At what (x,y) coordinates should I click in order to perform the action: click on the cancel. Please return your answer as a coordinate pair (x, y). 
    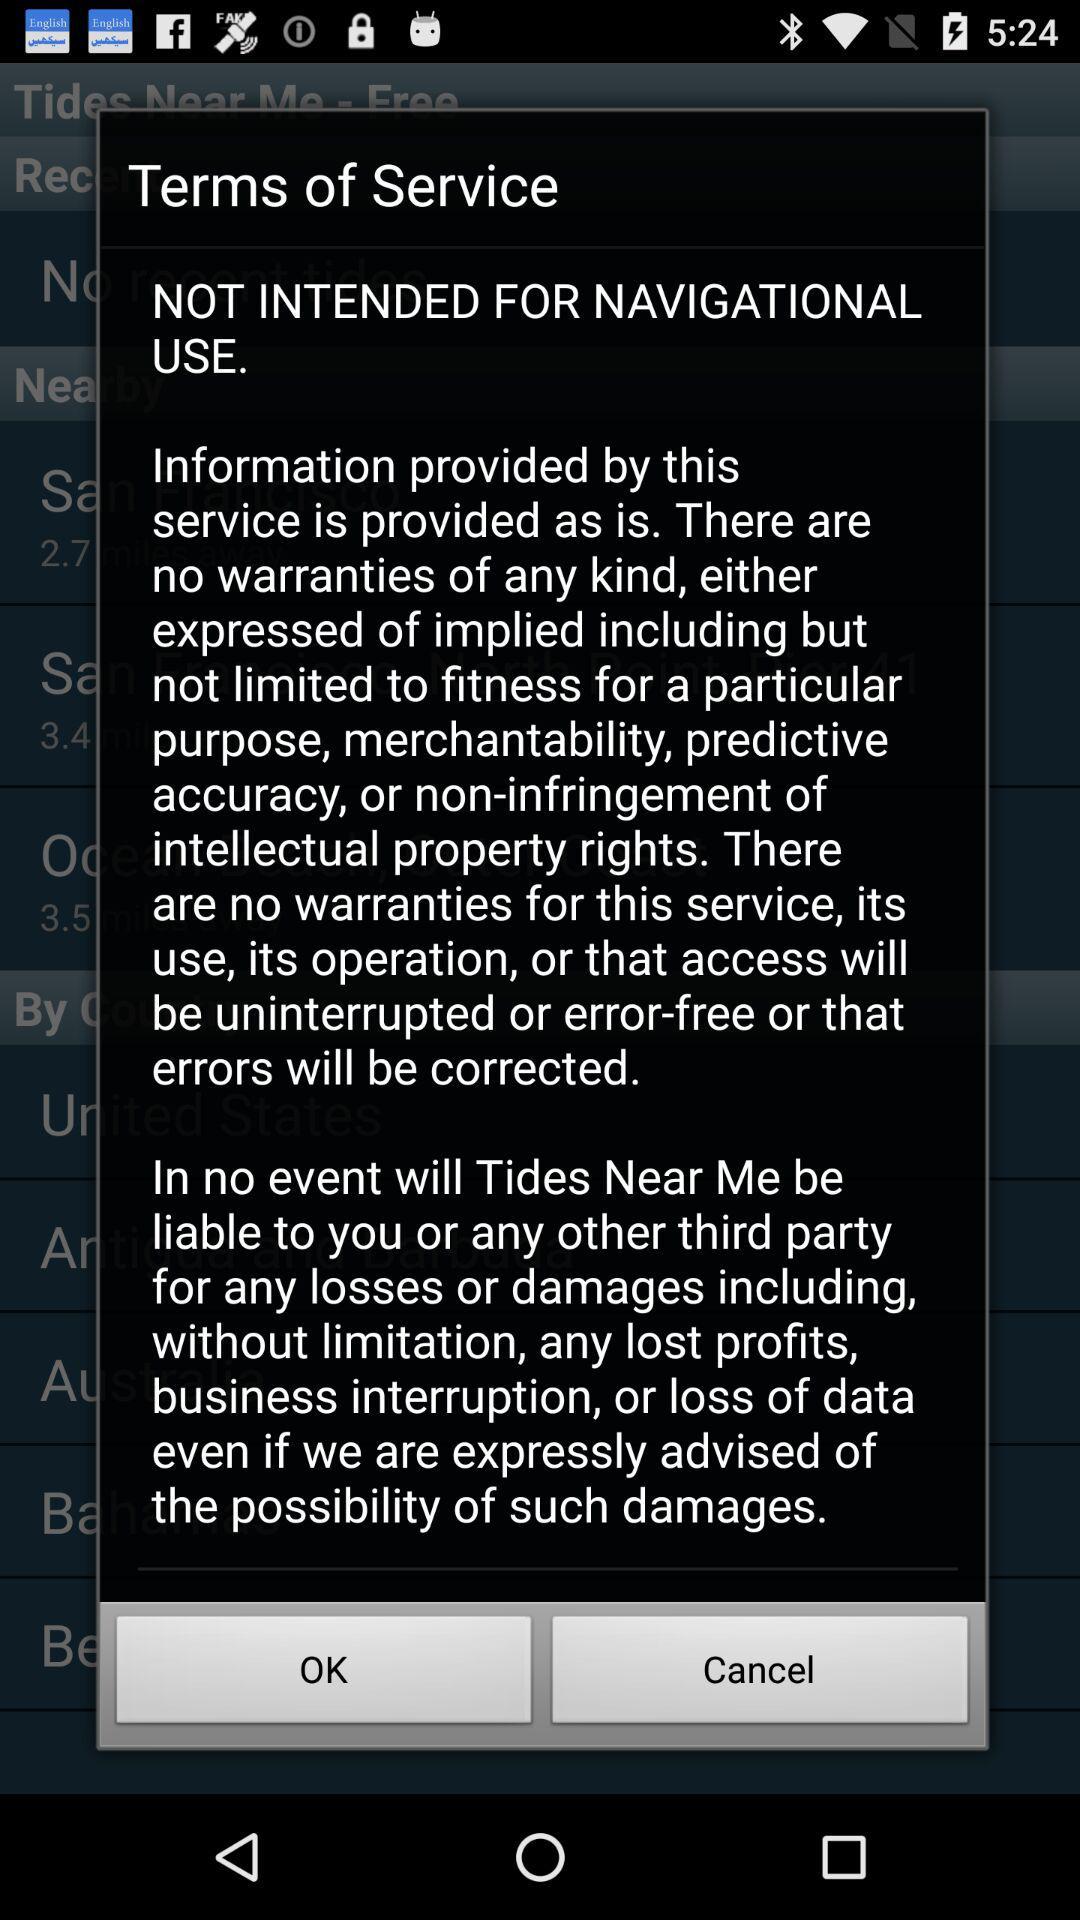
    Looking at the image, I should click on (760, 1675).